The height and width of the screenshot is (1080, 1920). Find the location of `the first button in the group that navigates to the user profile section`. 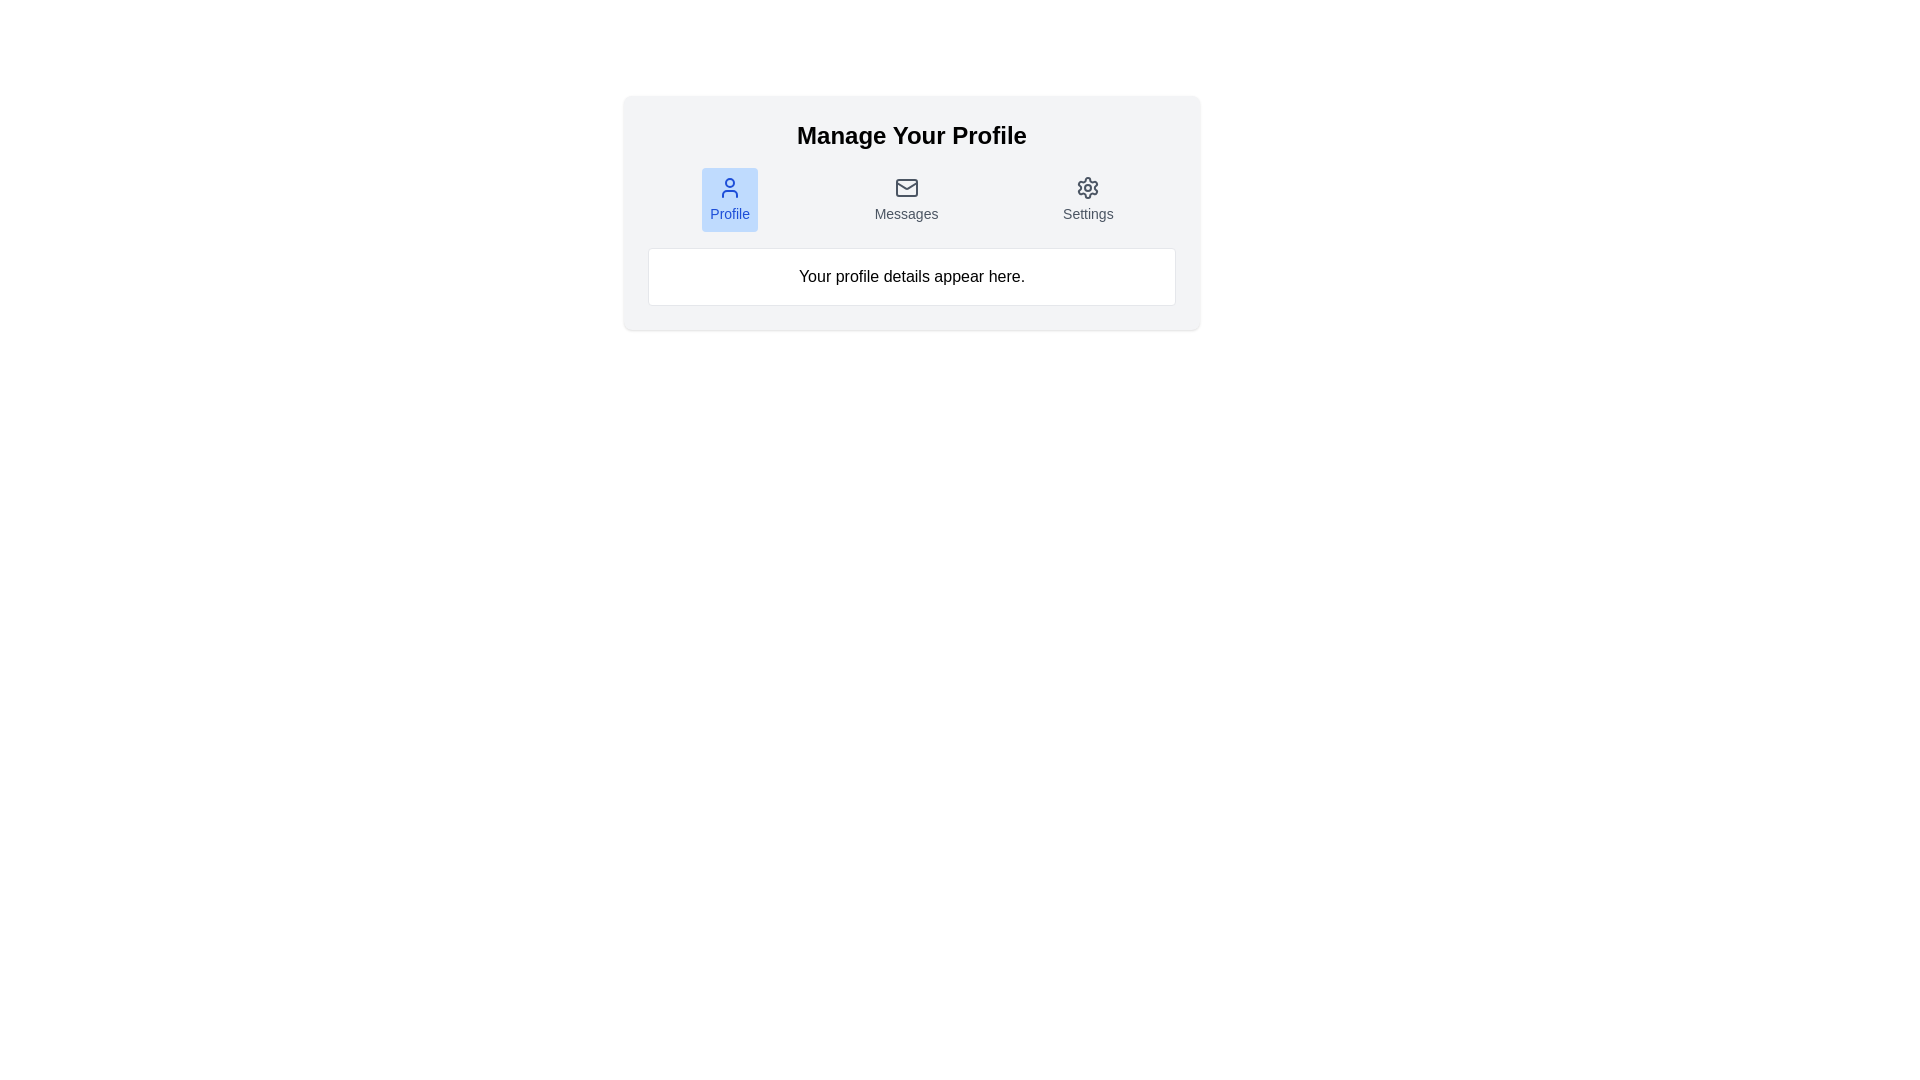

the first button in the group that navigates to the user profile section is located at coordinates (729, 200).